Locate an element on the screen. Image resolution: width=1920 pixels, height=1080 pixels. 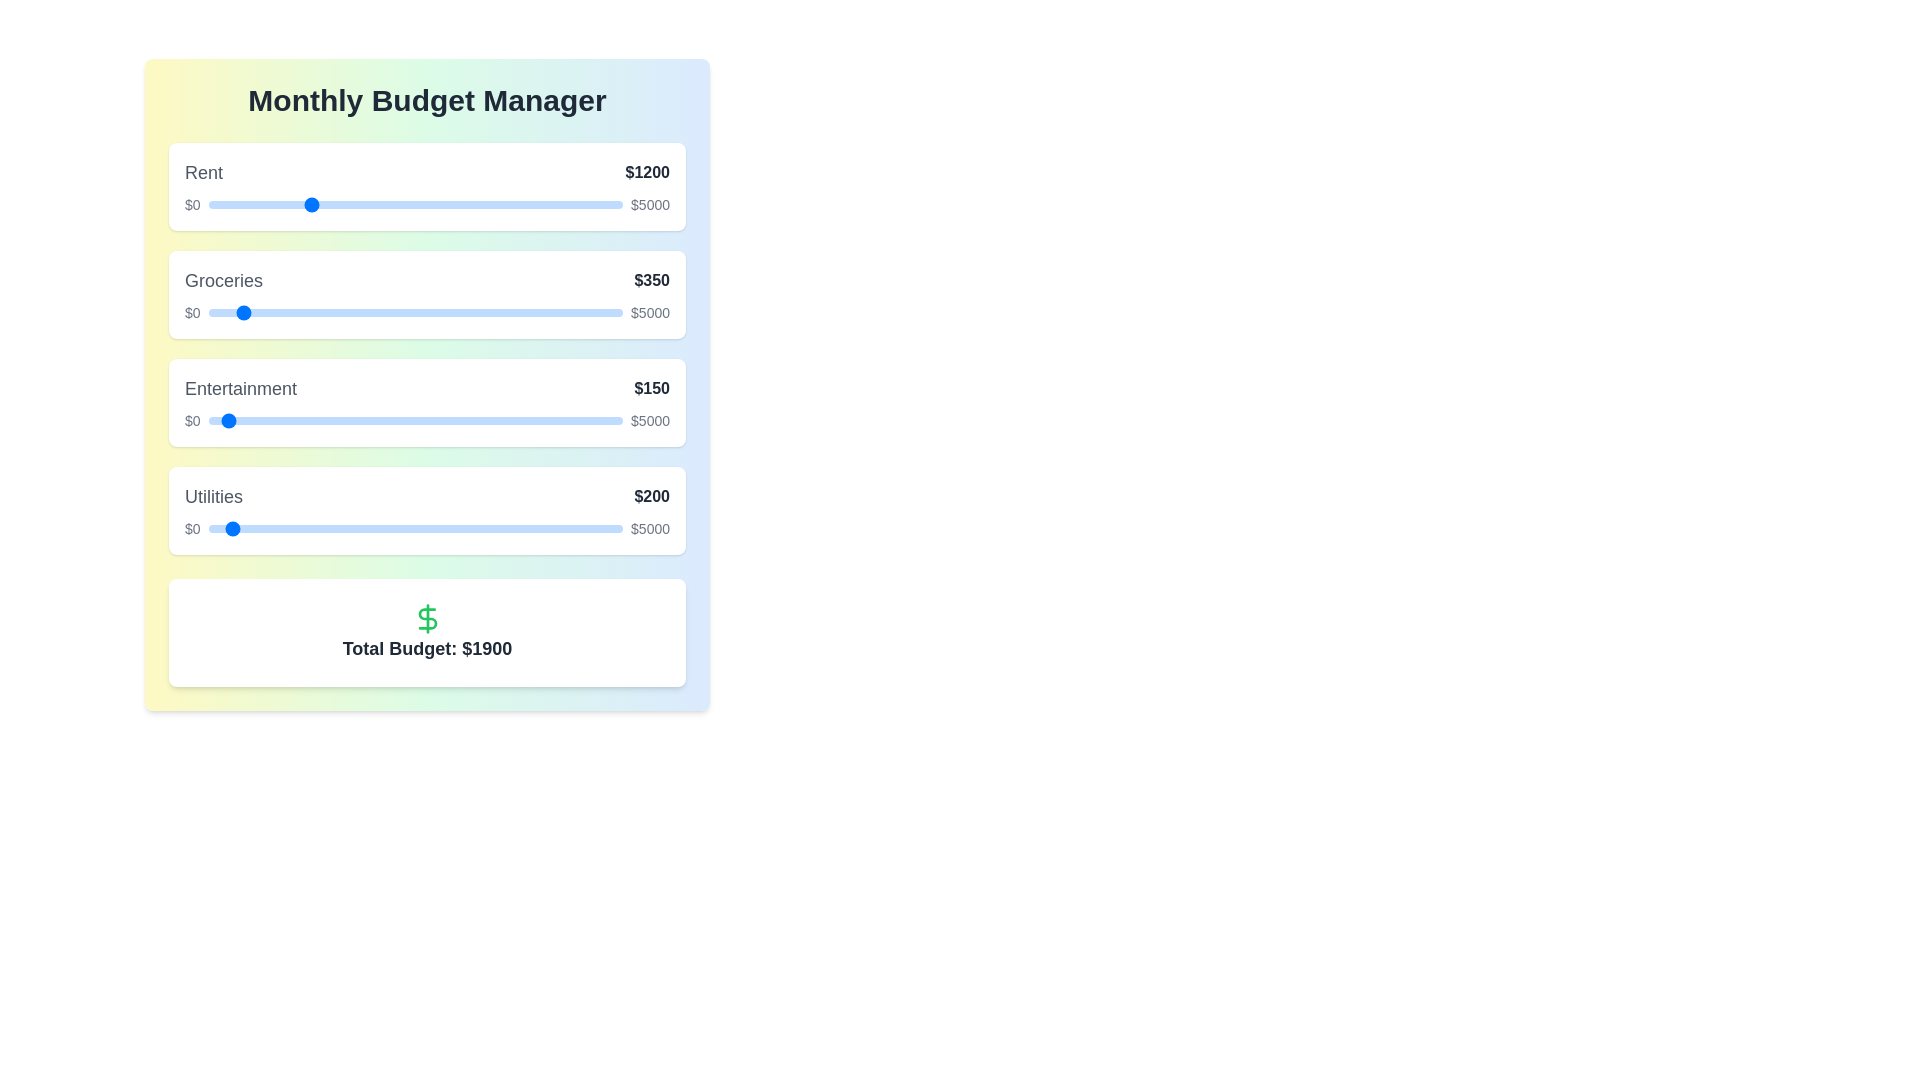
the groceries budget slider is located at coordinates (510, 312).